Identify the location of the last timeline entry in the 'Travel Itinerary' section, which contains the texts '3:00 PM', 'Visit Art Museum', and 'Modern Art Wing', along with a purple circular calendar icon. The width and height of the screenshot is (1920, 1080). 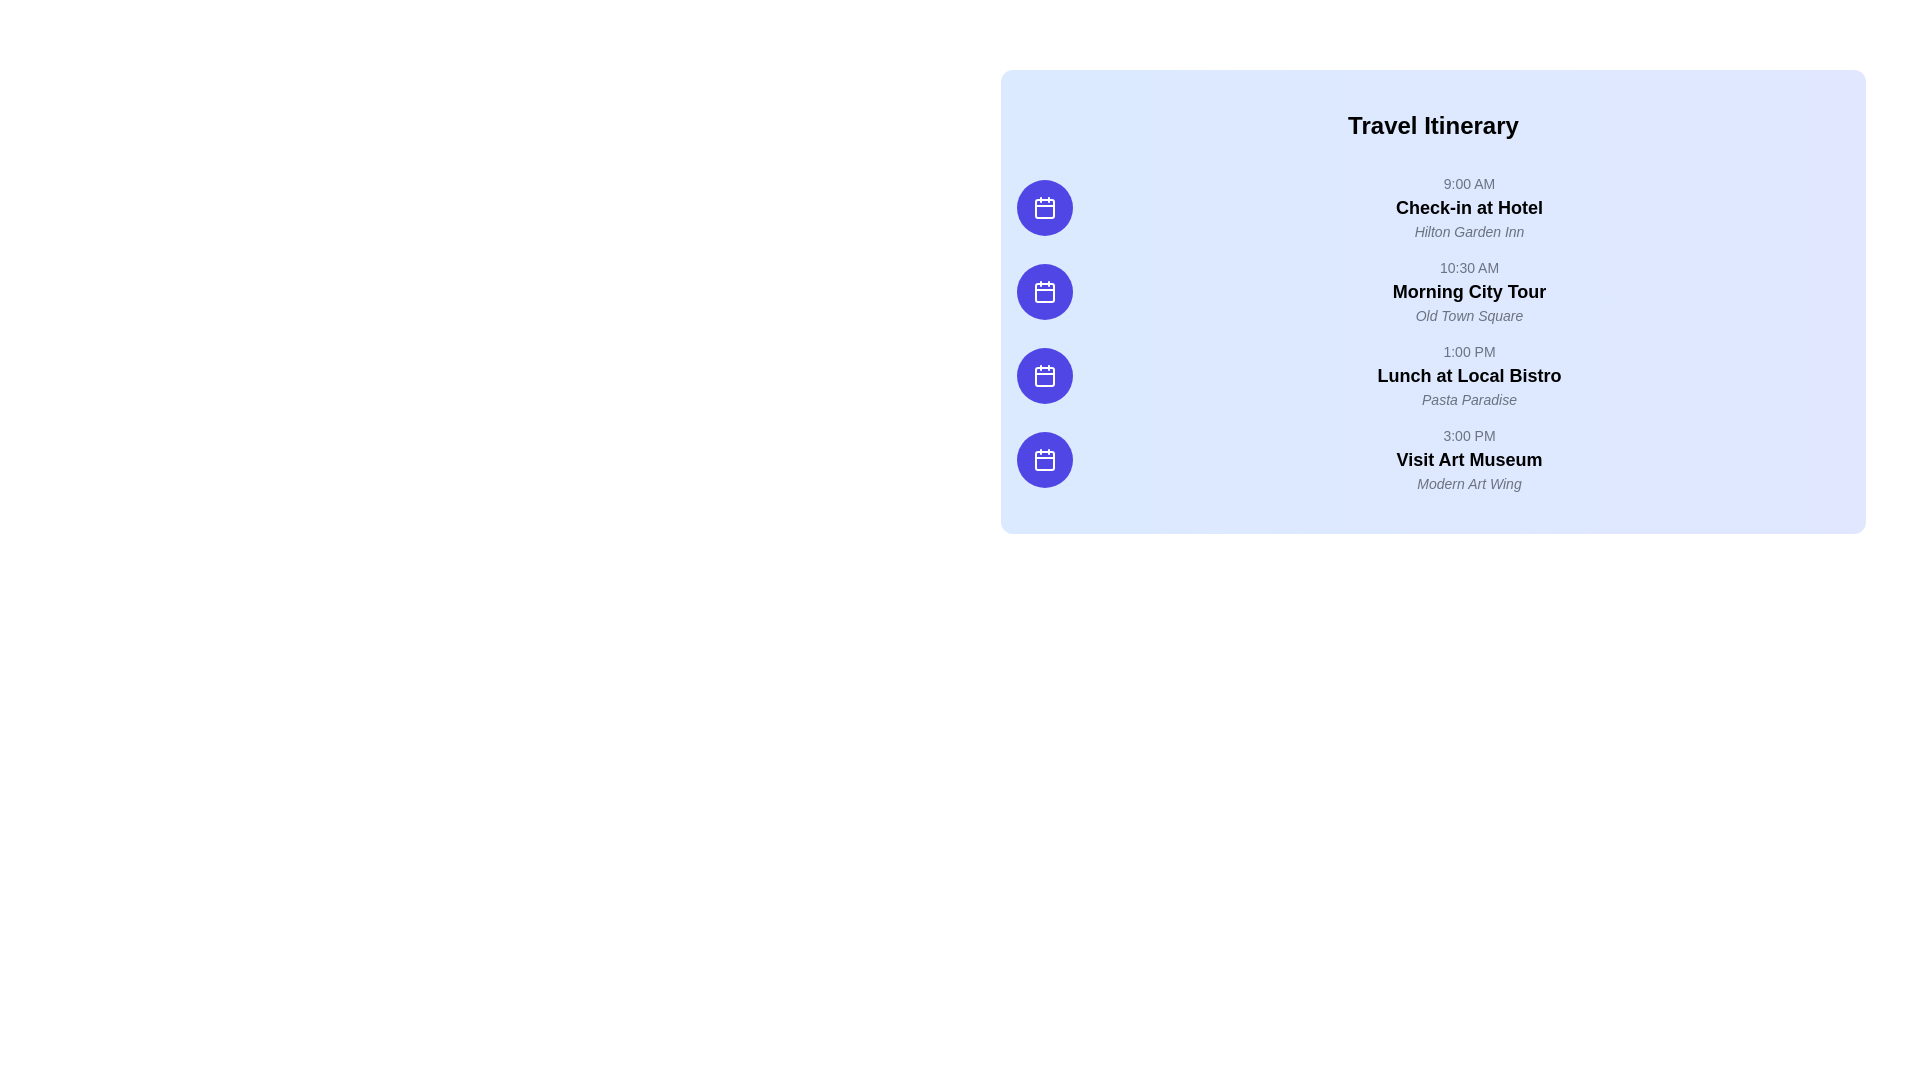
(1432, 459).